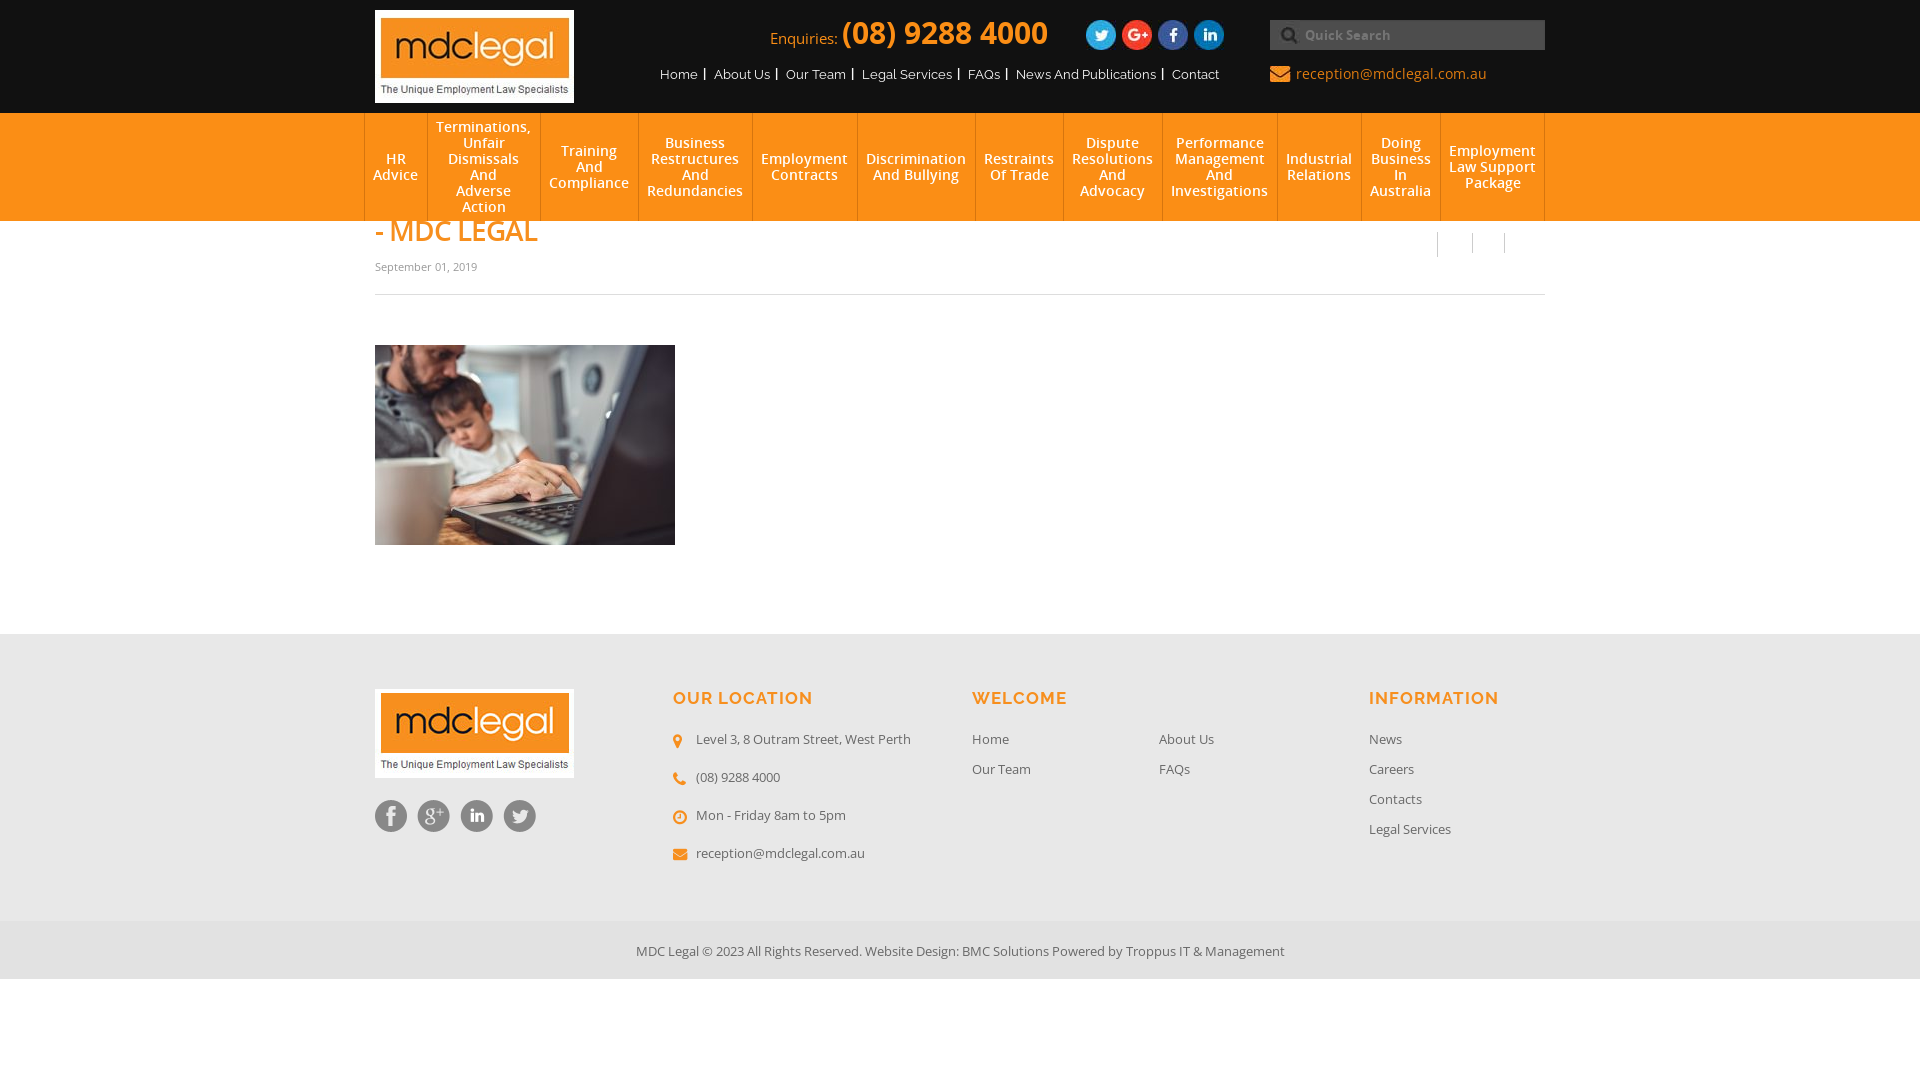 The width and height of the screenshot is (1920, 1080). Describe the element at coordinates (678, 73) in the screenshot. I see `'Home'` at that location.